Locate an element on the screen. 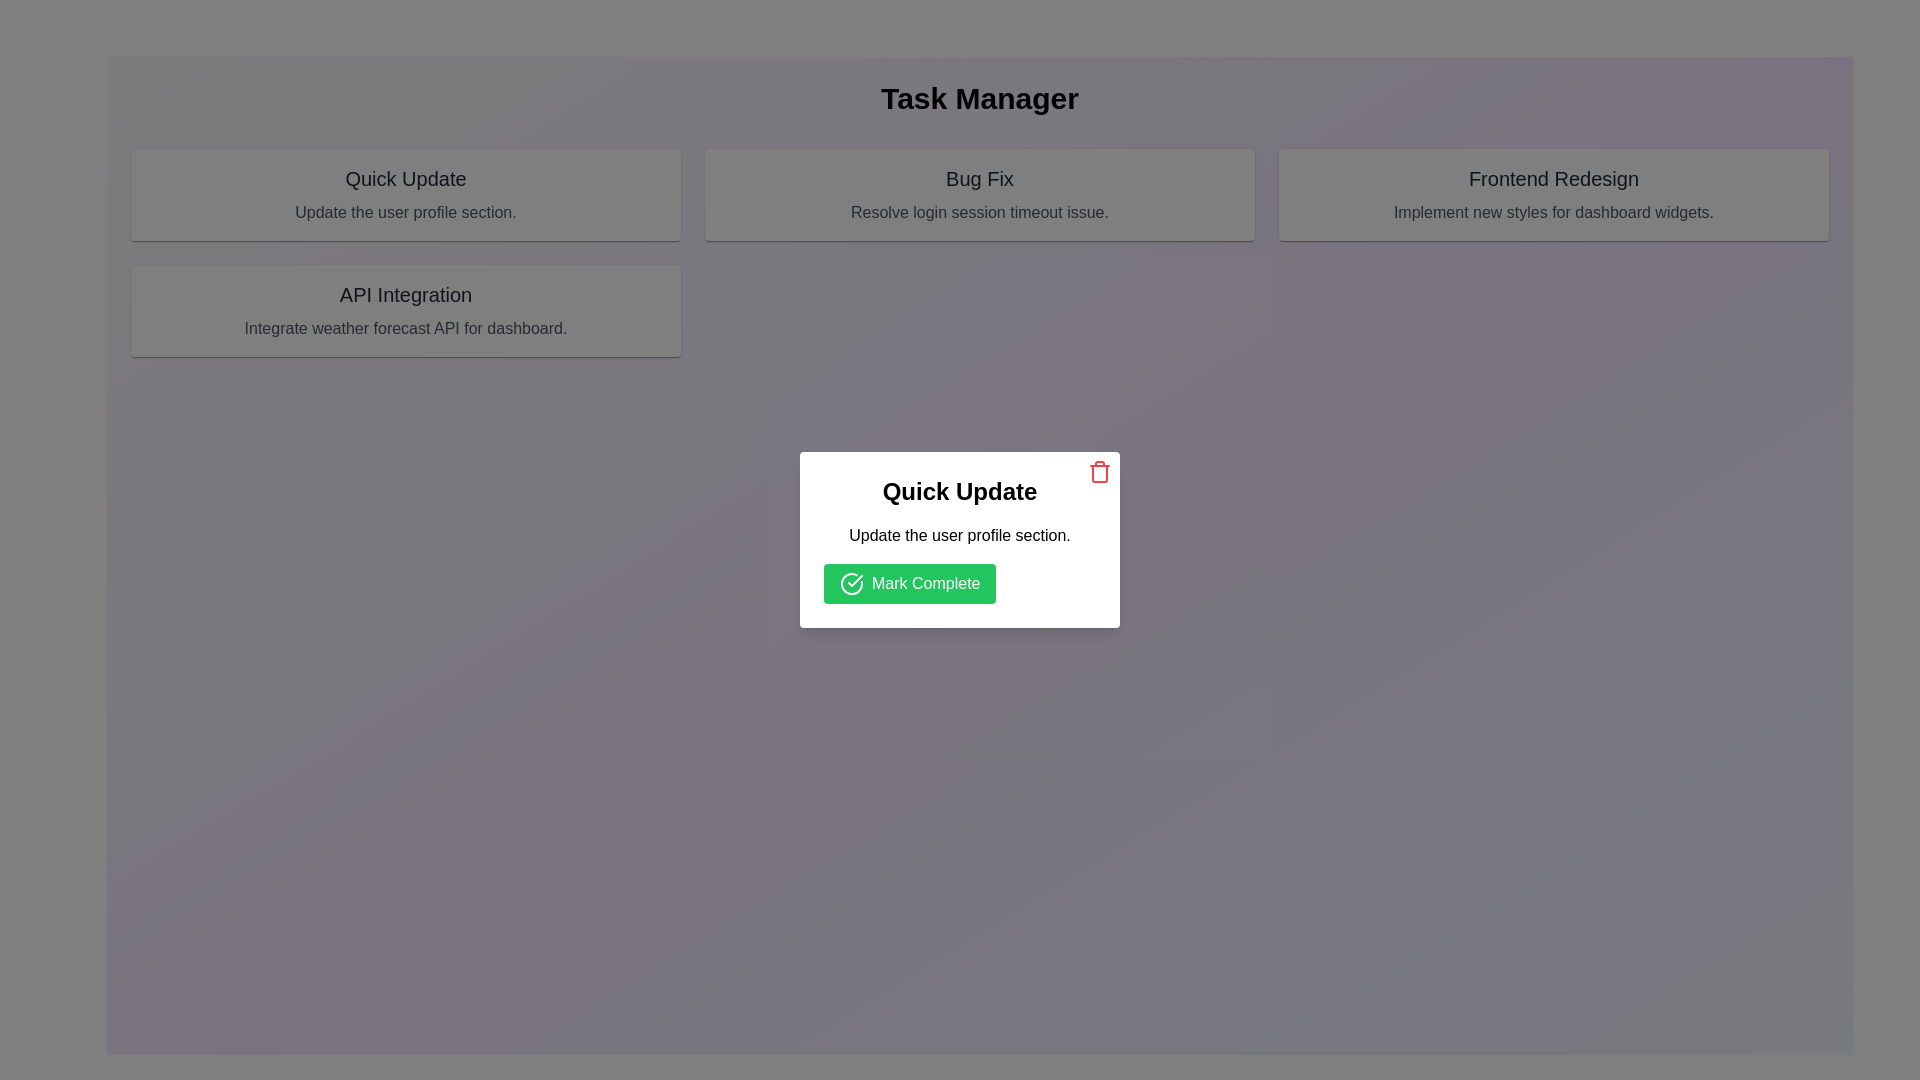 The image size is (1920, 1080). the red-colored trash icon button located in the top-right corner of the 'Quick Update' card is located at coordinates (1098, 471).